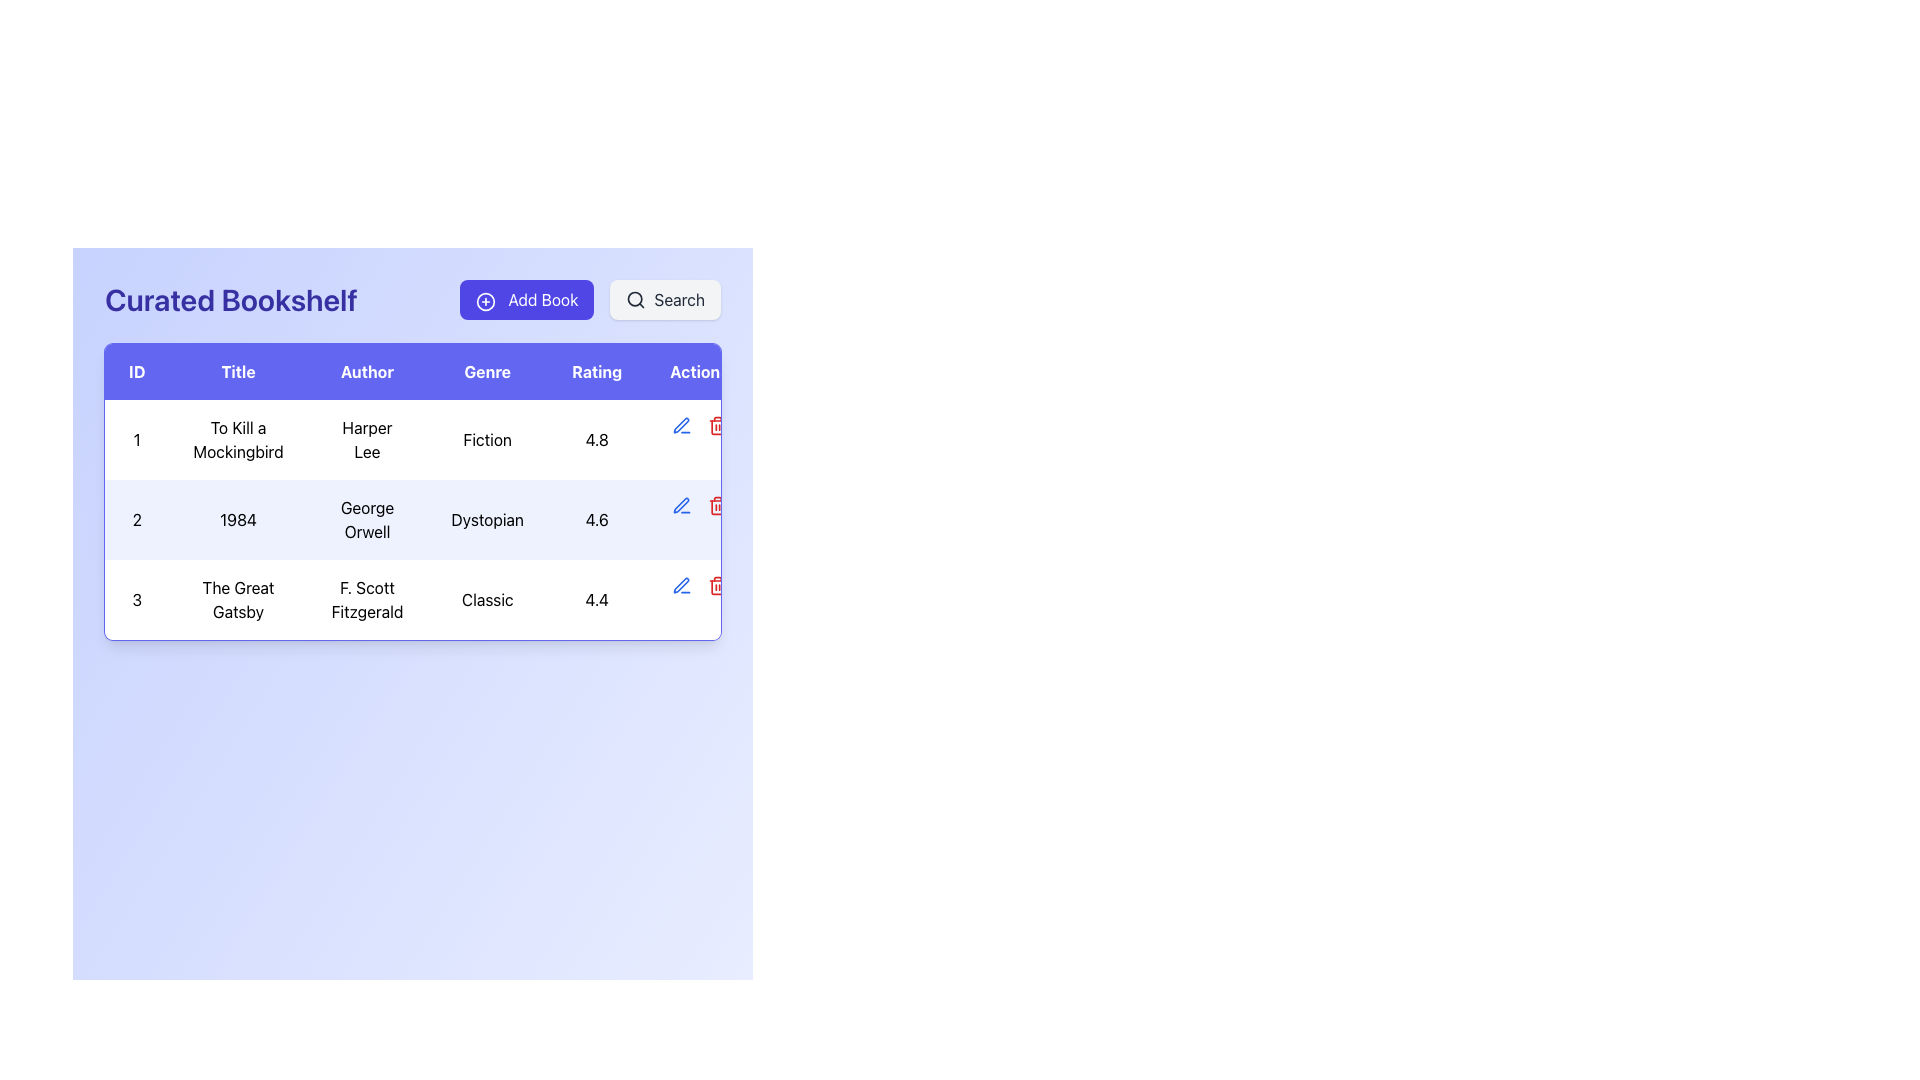 The image size is (1920, 1080). What do you see at coordinates (427, 438) in the screenshot?
I see `the first row of the book table to view more details about the book, which includes its title, author, genre, and rating` at bounding box center [427, 438].